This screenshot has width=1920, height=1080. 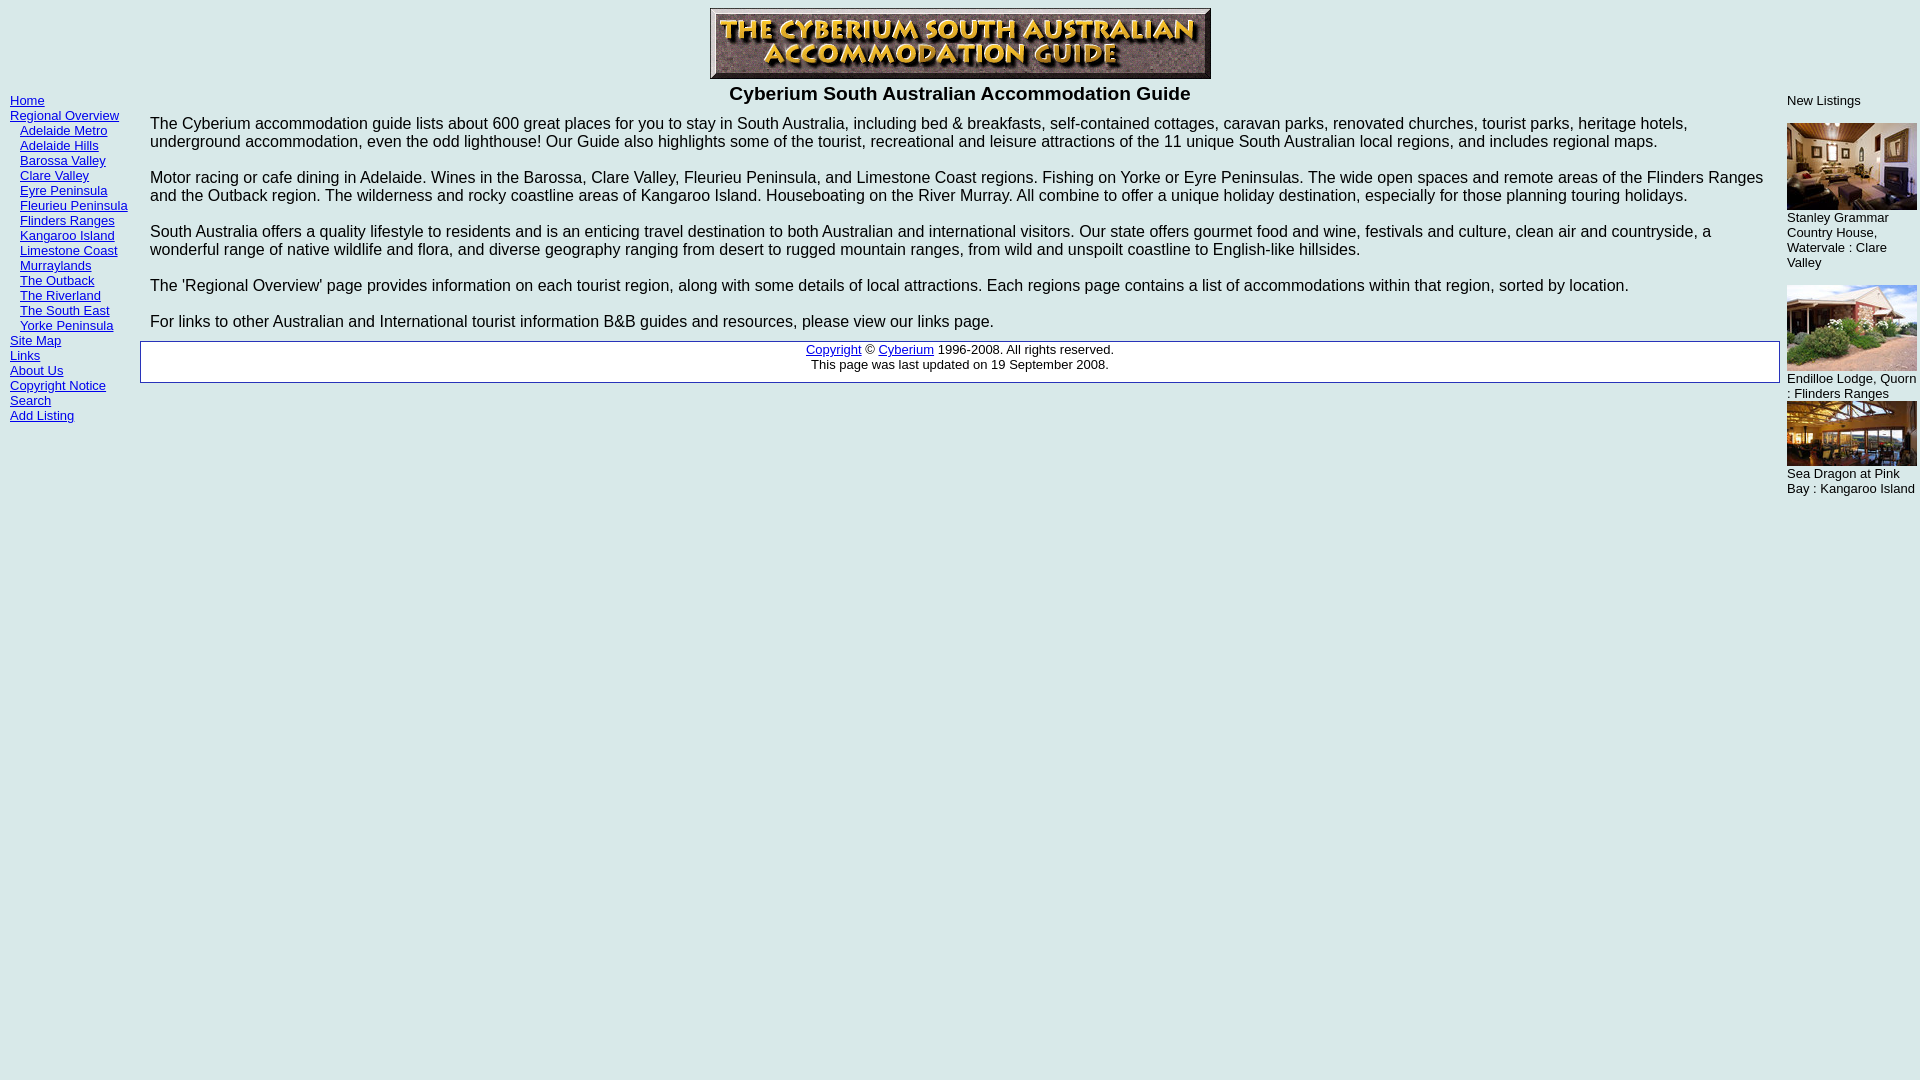 I want to click on 'Home', so click(x=27, y=100).